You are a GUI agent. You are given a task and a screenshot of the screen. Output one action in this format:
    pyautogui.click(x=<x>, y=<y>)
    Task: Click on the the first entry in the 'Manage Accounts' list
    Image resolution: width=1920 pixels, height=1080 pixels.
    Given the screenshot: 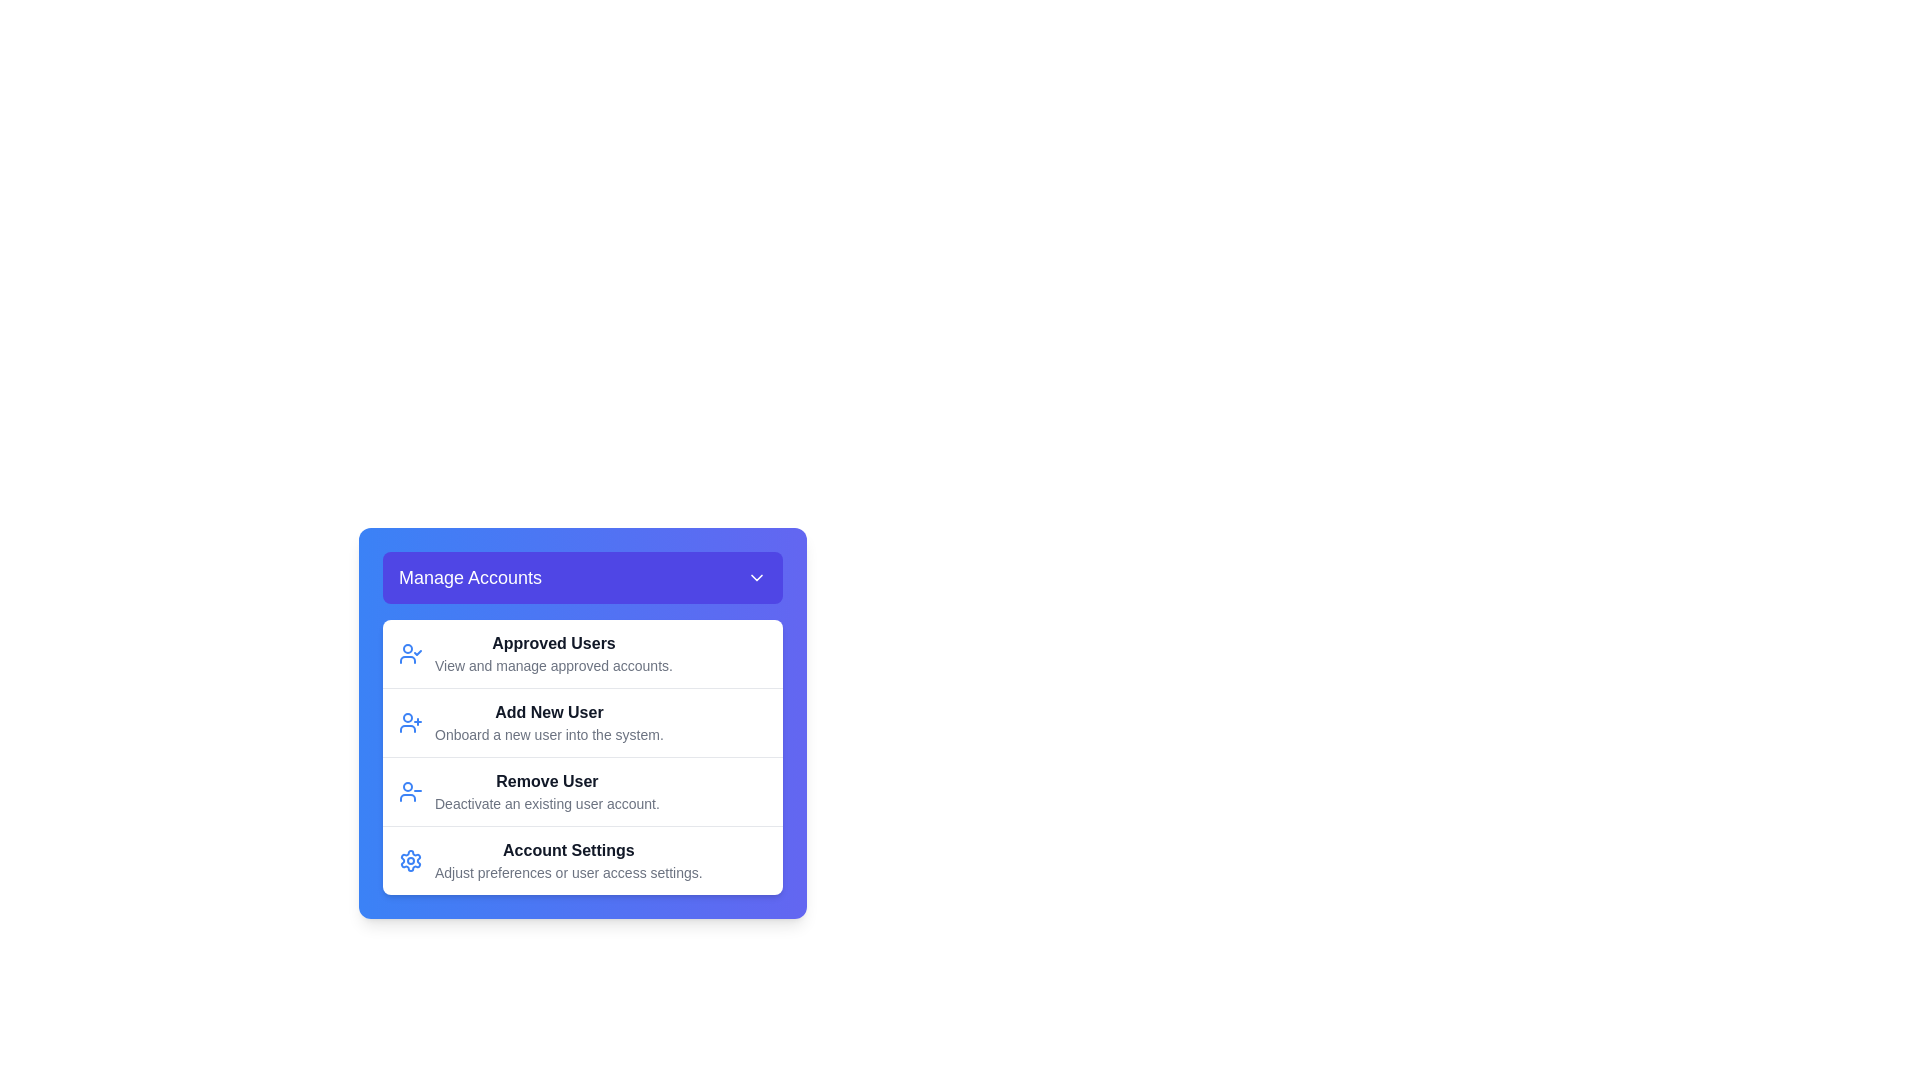 What is the action you would take?
    pyautogui.click(x=581, y=654)
    